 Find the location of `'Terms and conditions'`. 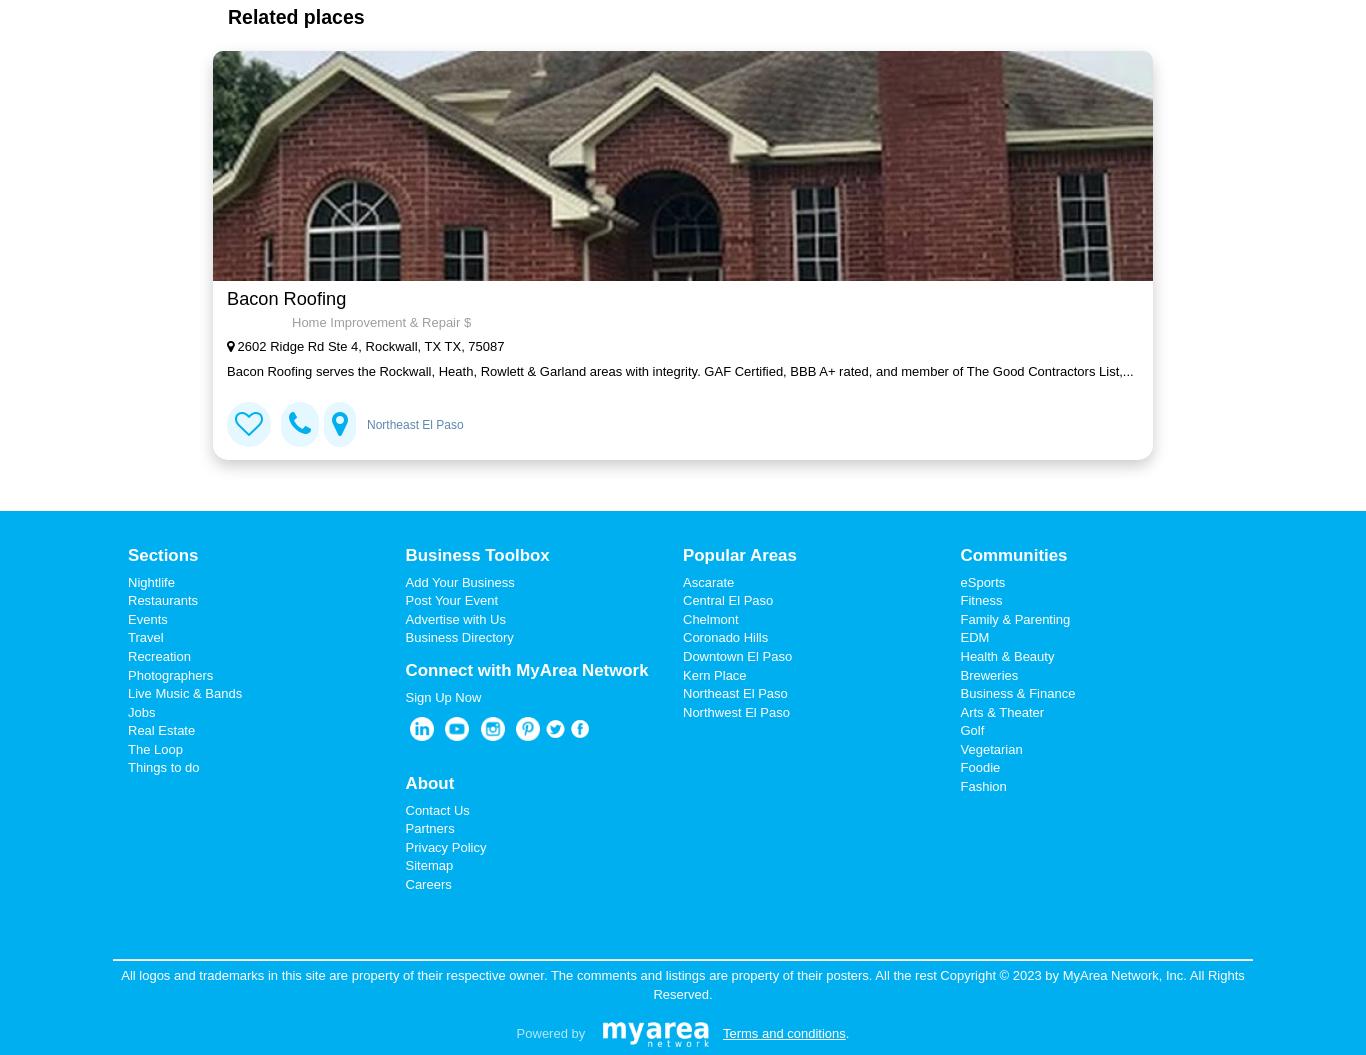

'Terms and conditions' is located at coordinates (783, 1032).